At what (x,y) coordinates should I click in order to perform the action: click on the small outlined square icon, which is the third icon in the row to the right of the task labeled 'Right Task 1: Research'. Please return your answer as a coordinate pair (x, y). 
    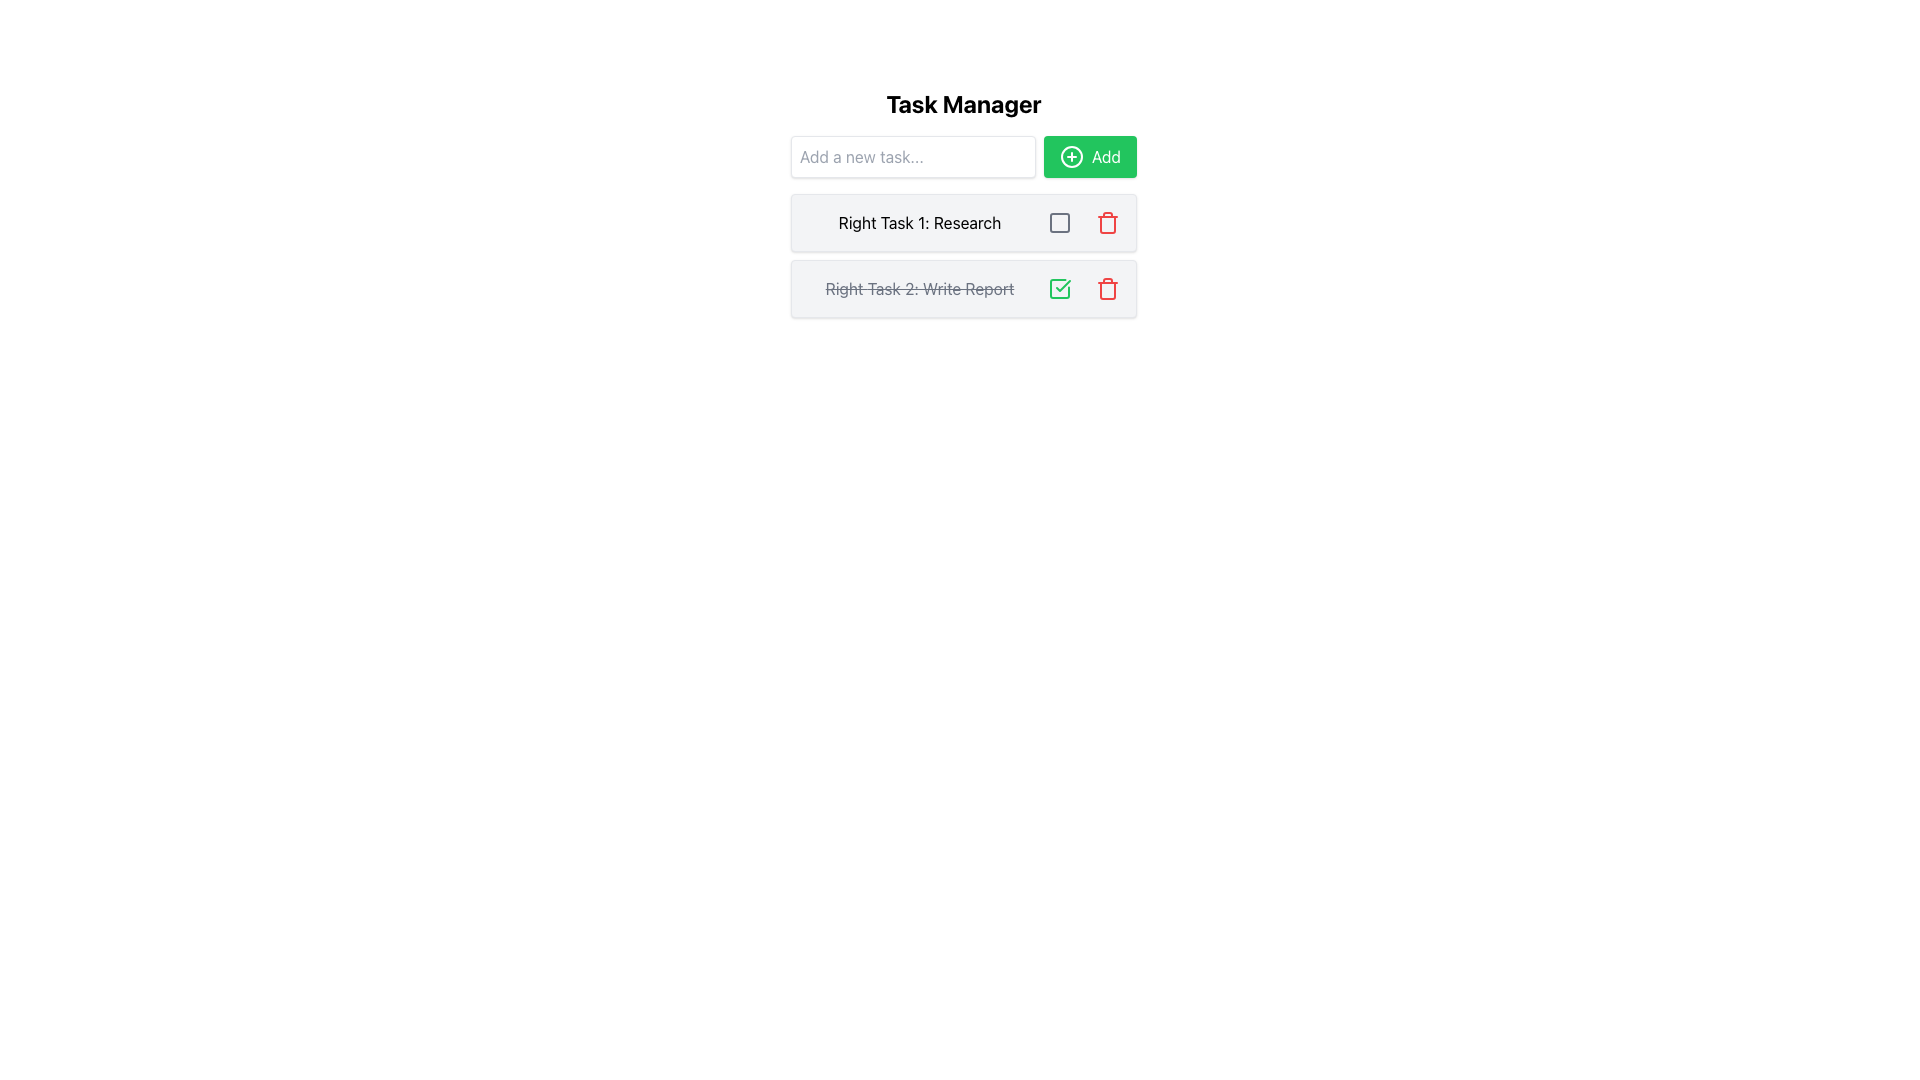
    Looking at the image, I should click on (1059, 223).